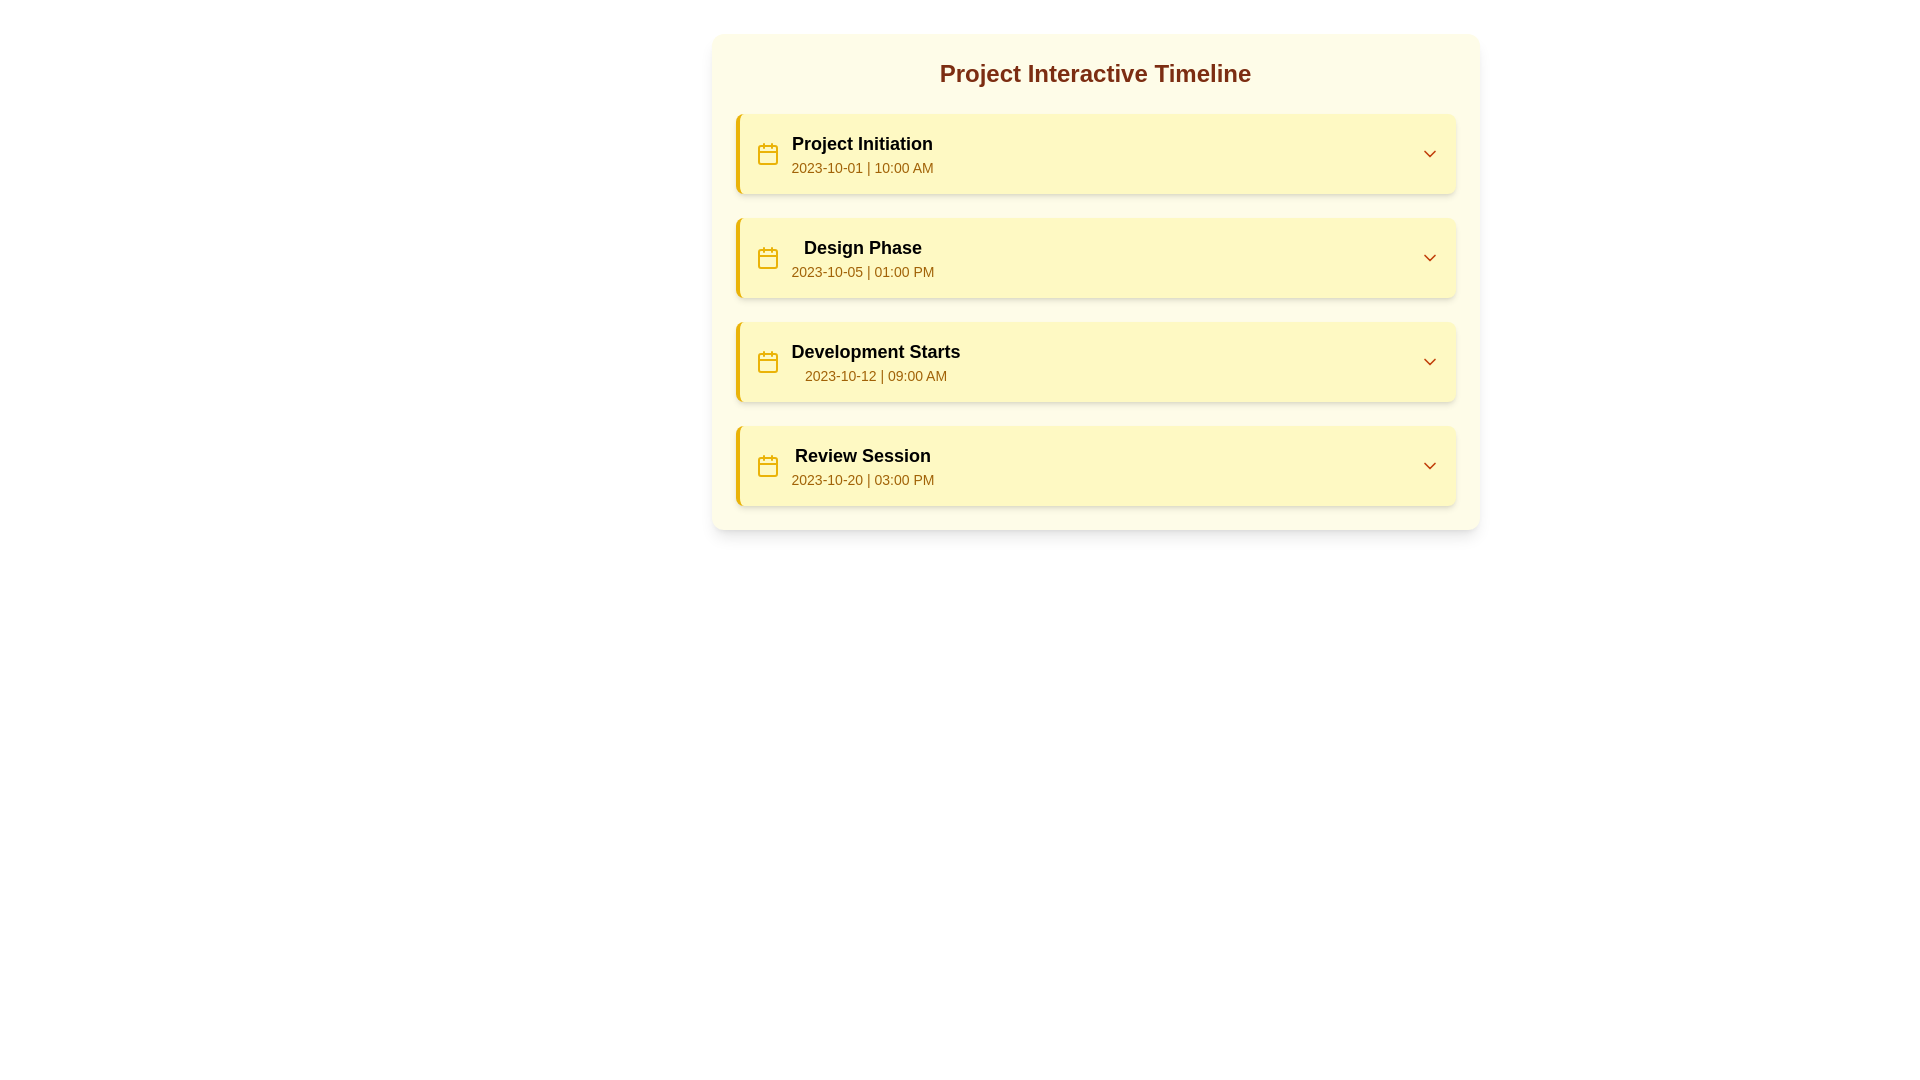 This screenshot has width=1920, height=1080. What do you see at coordinates (766, 257) in the screenshot?
I see `the yellow rounded rectangle background of the calendar icon associated with the 'Design Phase' list item in the Project Interactive Timeline section` at bounding box center [766, 257].